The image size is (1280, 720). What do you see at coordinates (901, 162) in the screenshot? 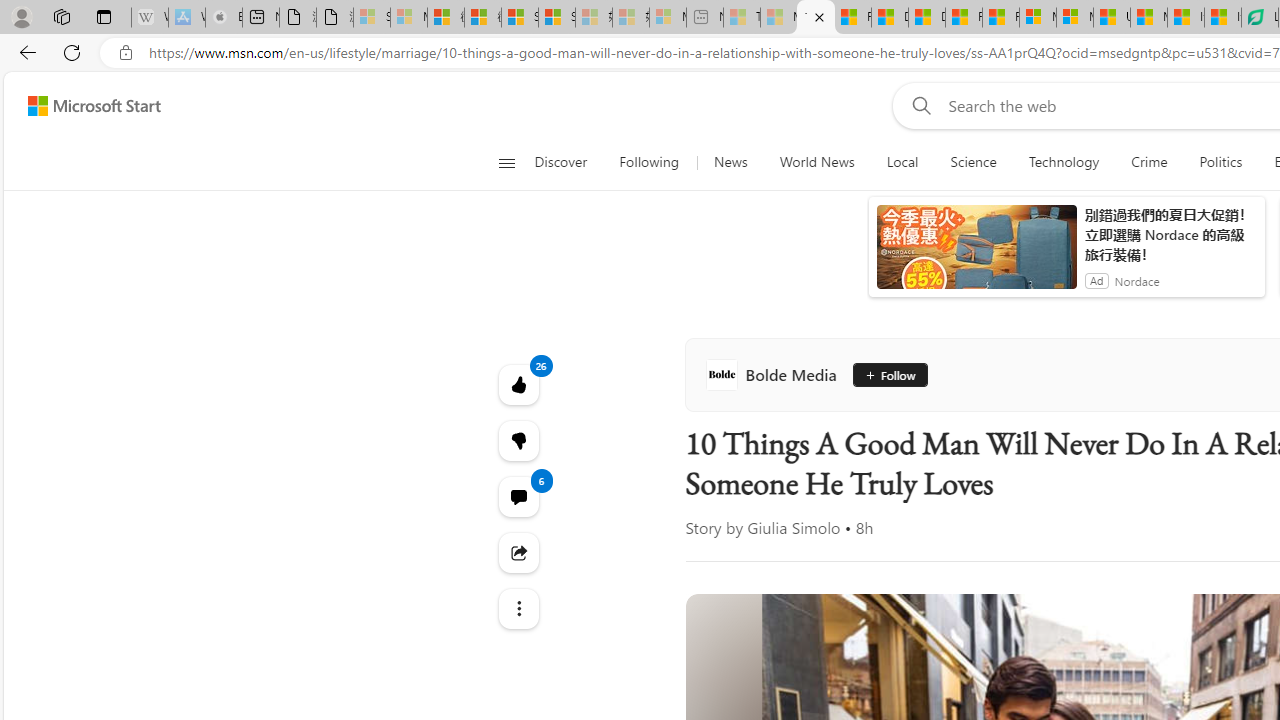
I see `'Local'` at bounding box center [901, 162].